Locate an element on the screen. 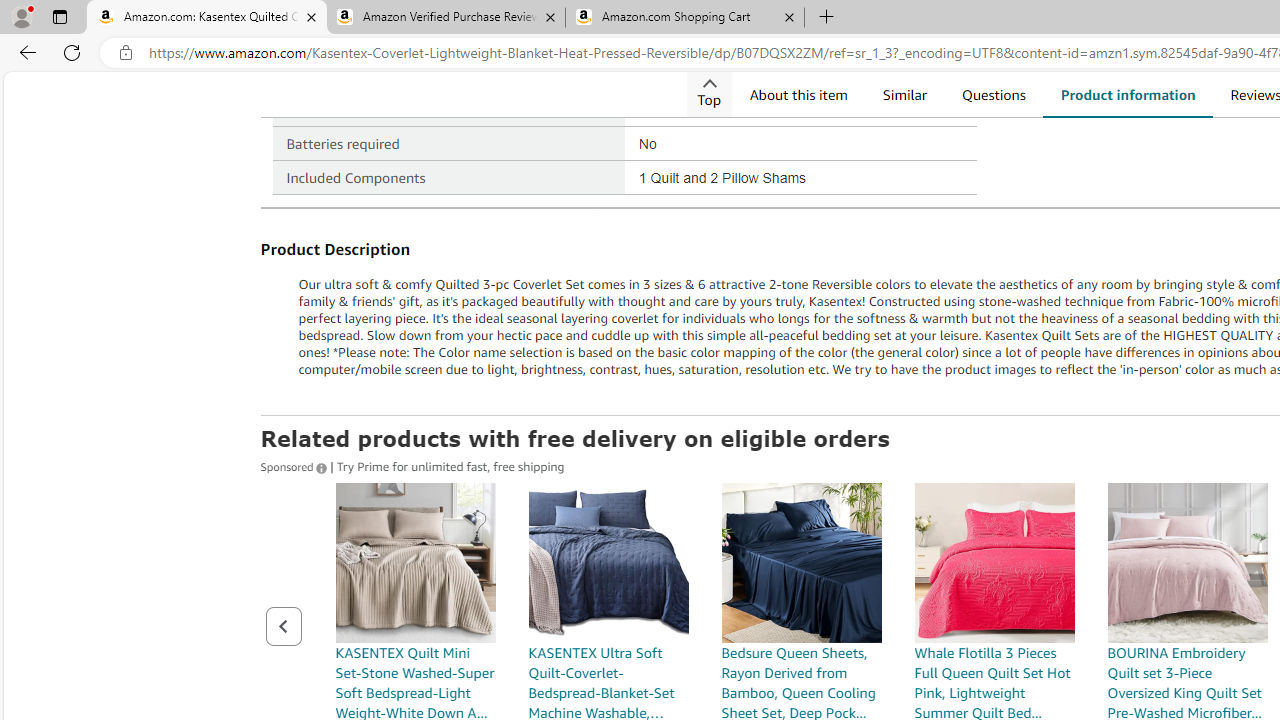 The image size is (1280, 720). 'Questions' is located at coordinates (993, 94).